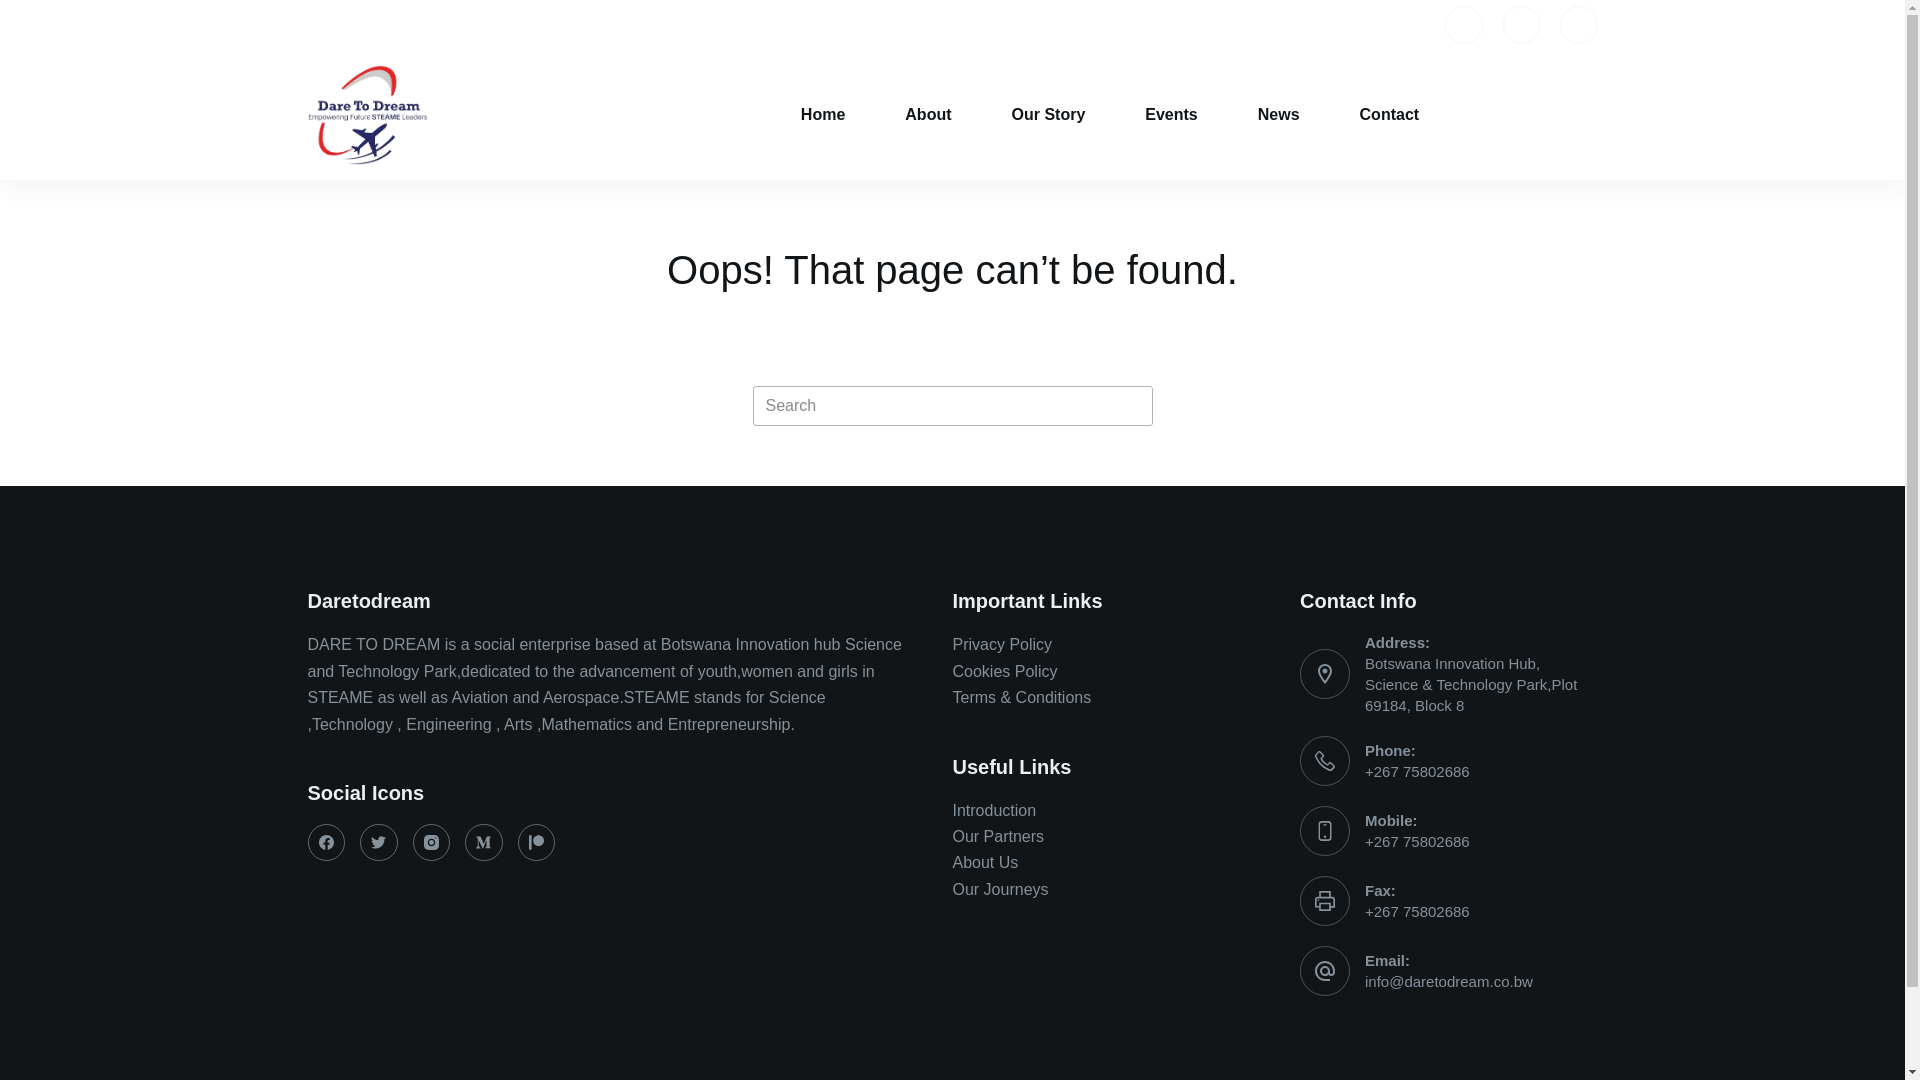 This screenshot has width=1920, height=1080. What do you see at coordinates (770, 115) in the screenshot?
I see `'Home'` at bounding box center [770, 115].